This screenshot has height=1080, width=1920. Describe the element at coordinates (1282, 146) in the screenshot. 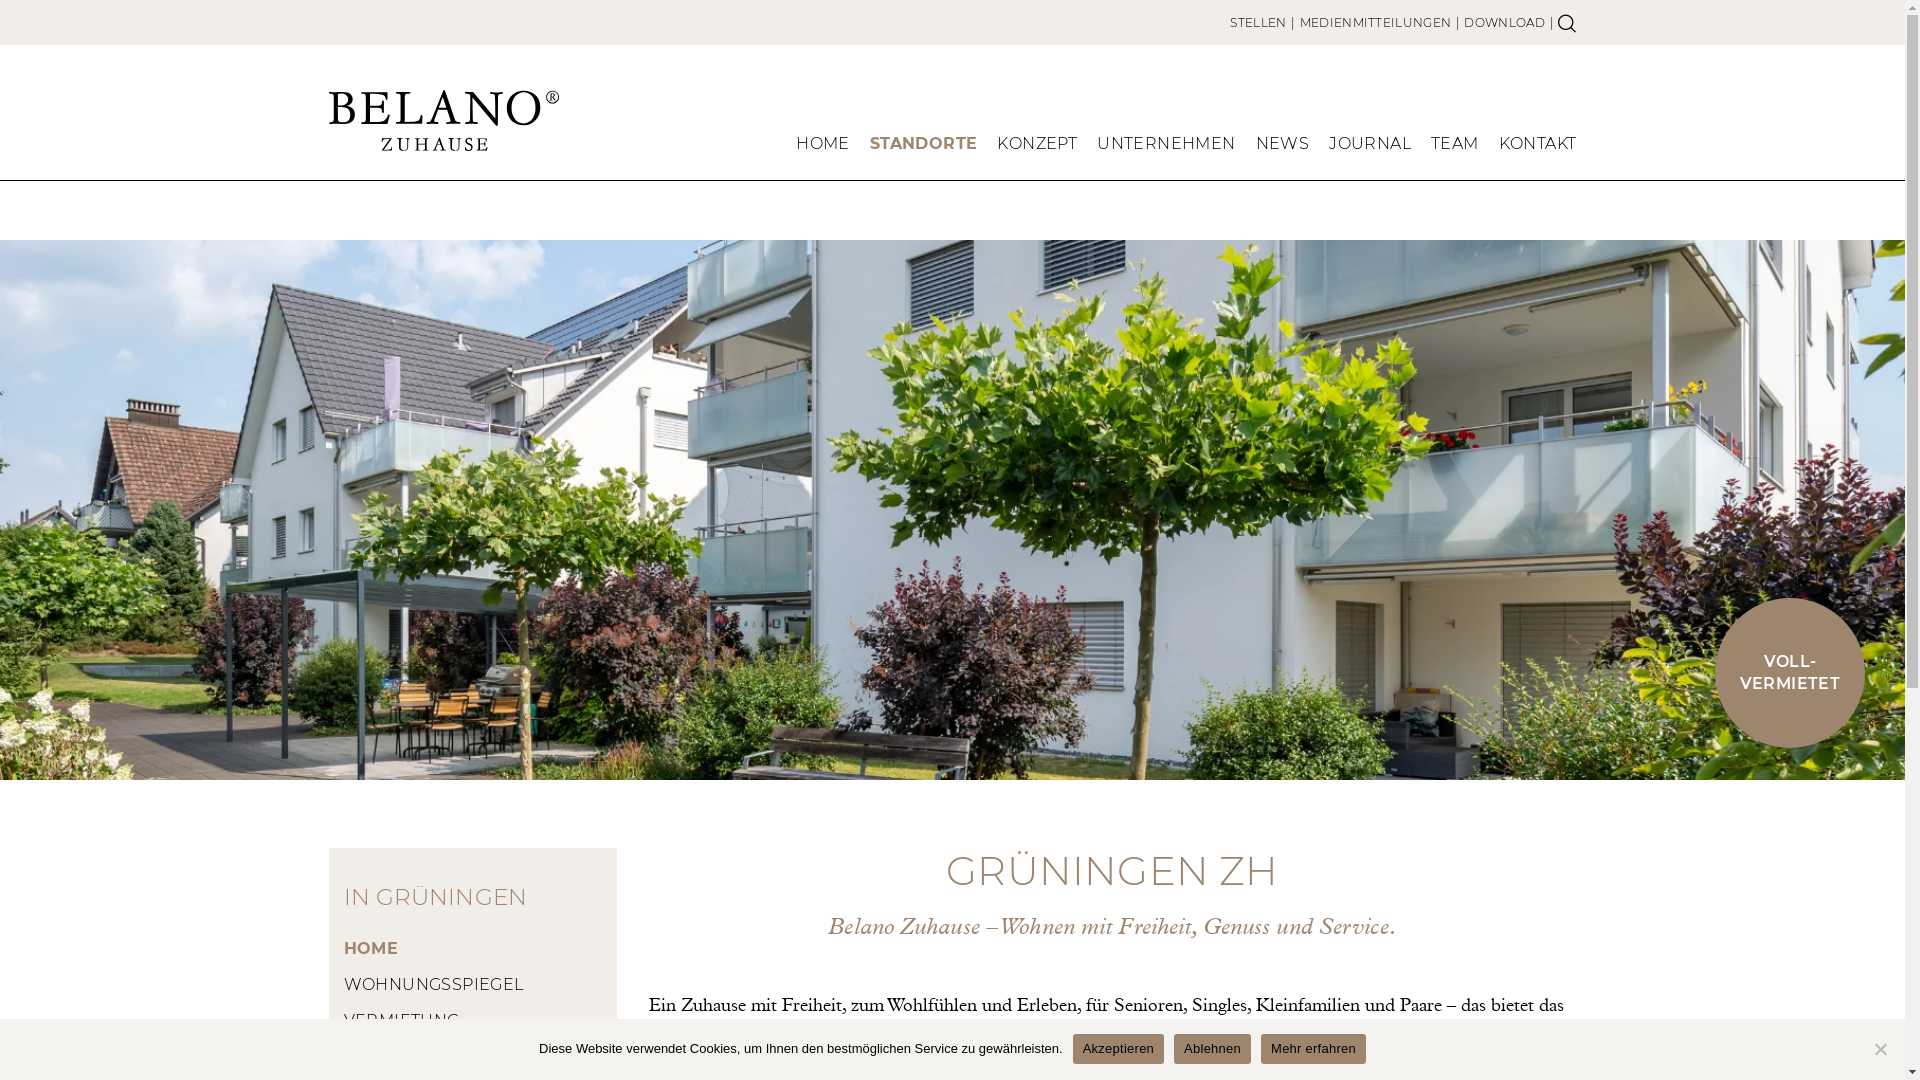

I see `'NEWS'` at that location.